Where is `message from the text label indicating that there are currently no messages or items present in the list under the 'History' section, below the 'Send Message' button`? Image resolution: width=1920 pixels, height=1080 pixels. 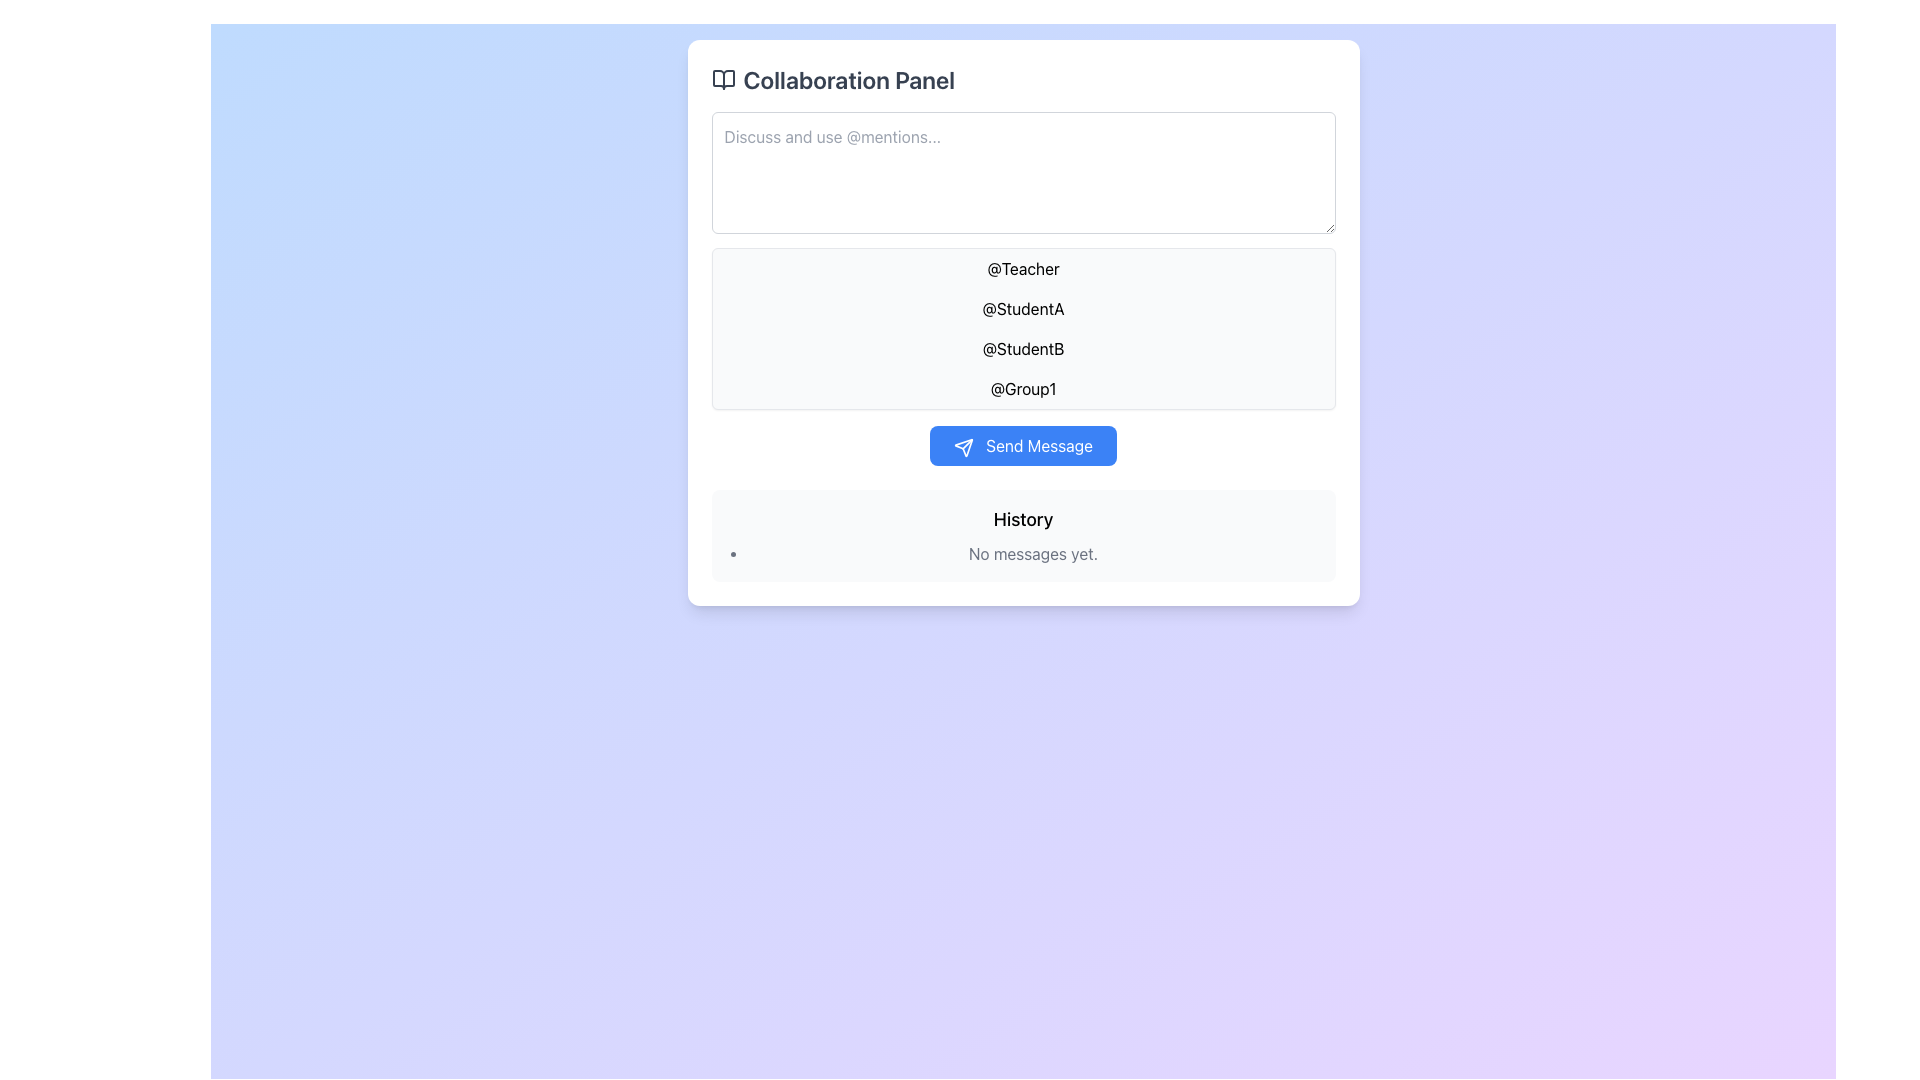
message from the text label indicating that there are currently no messages or items present in the list under the 'History' section, below the 'Send Message' button is located at coordinates (1033, 554).